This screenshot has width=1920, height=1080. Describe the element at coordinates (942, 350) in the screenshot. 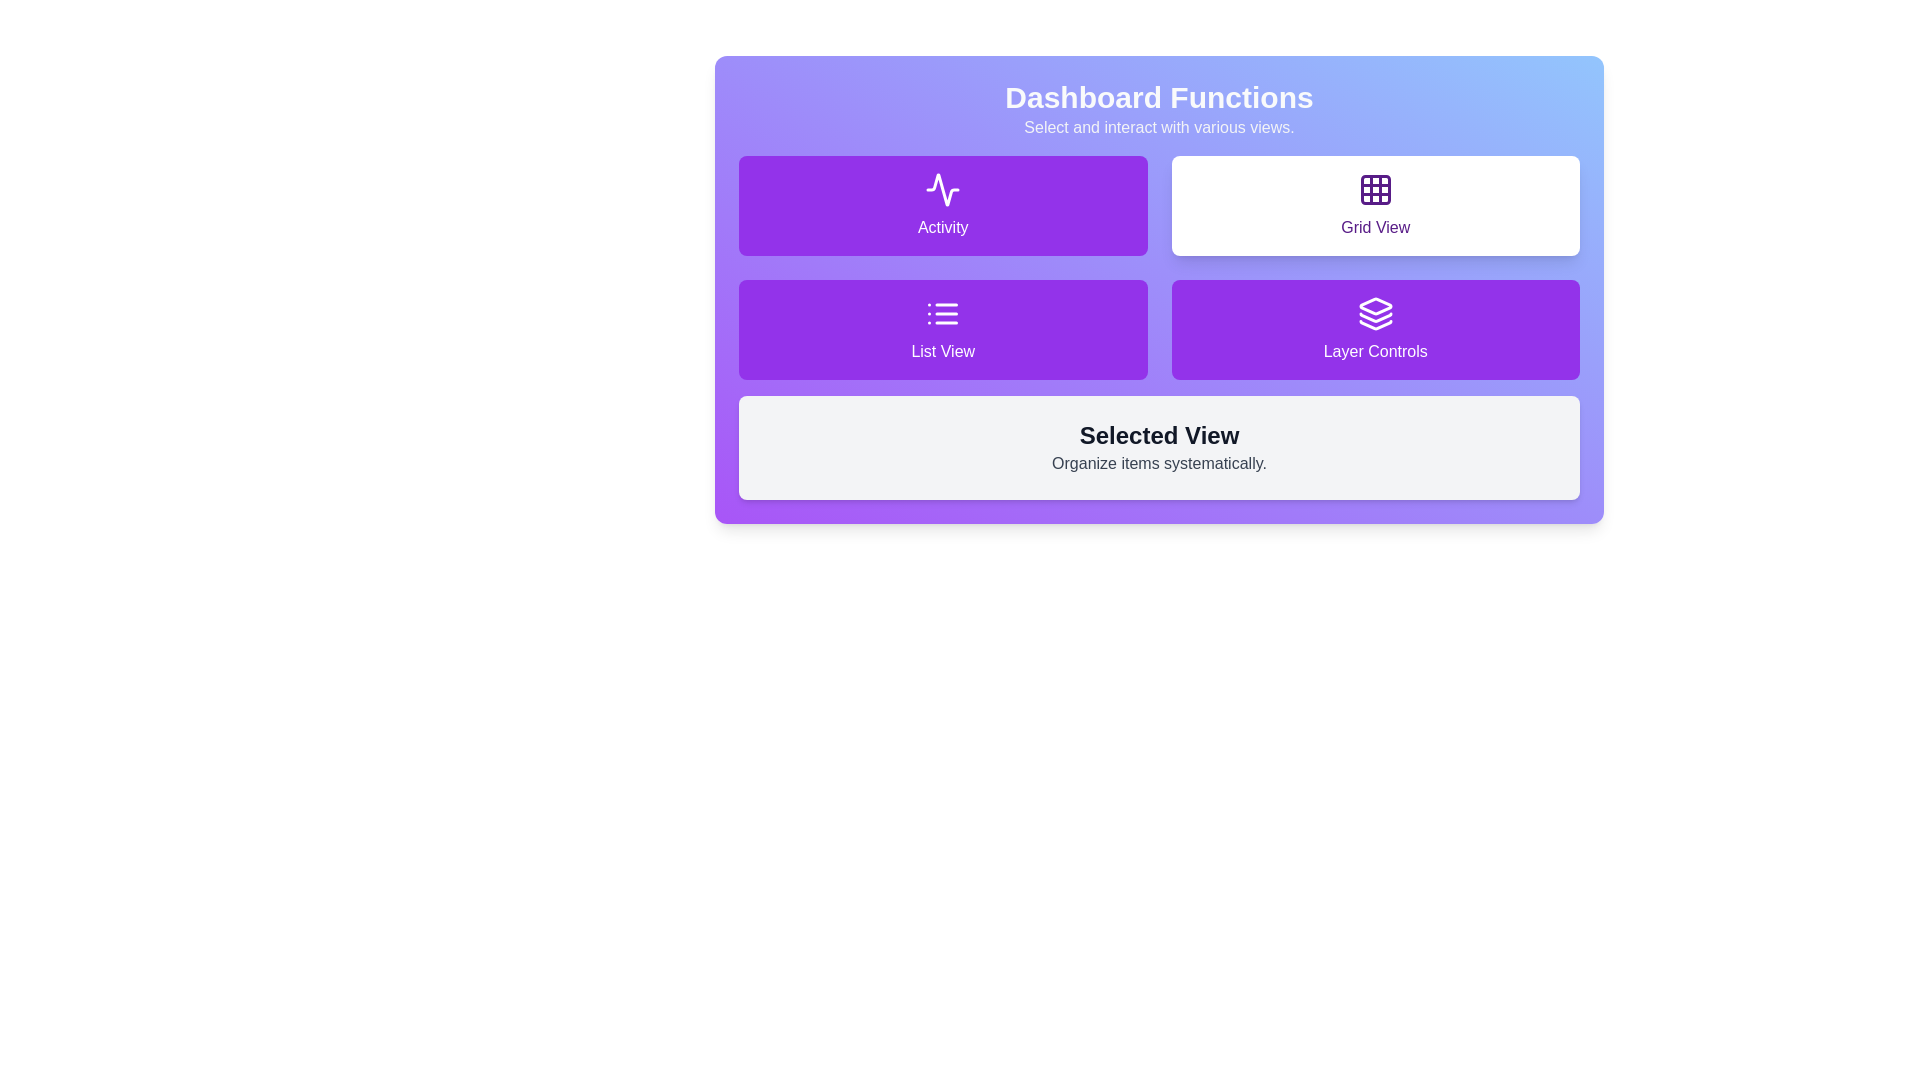

I see `text of the label indicating the action associated with the button to switch to a list view interface, located in the second row, first column of the grid under 'Dashboard Functions'` at that location.